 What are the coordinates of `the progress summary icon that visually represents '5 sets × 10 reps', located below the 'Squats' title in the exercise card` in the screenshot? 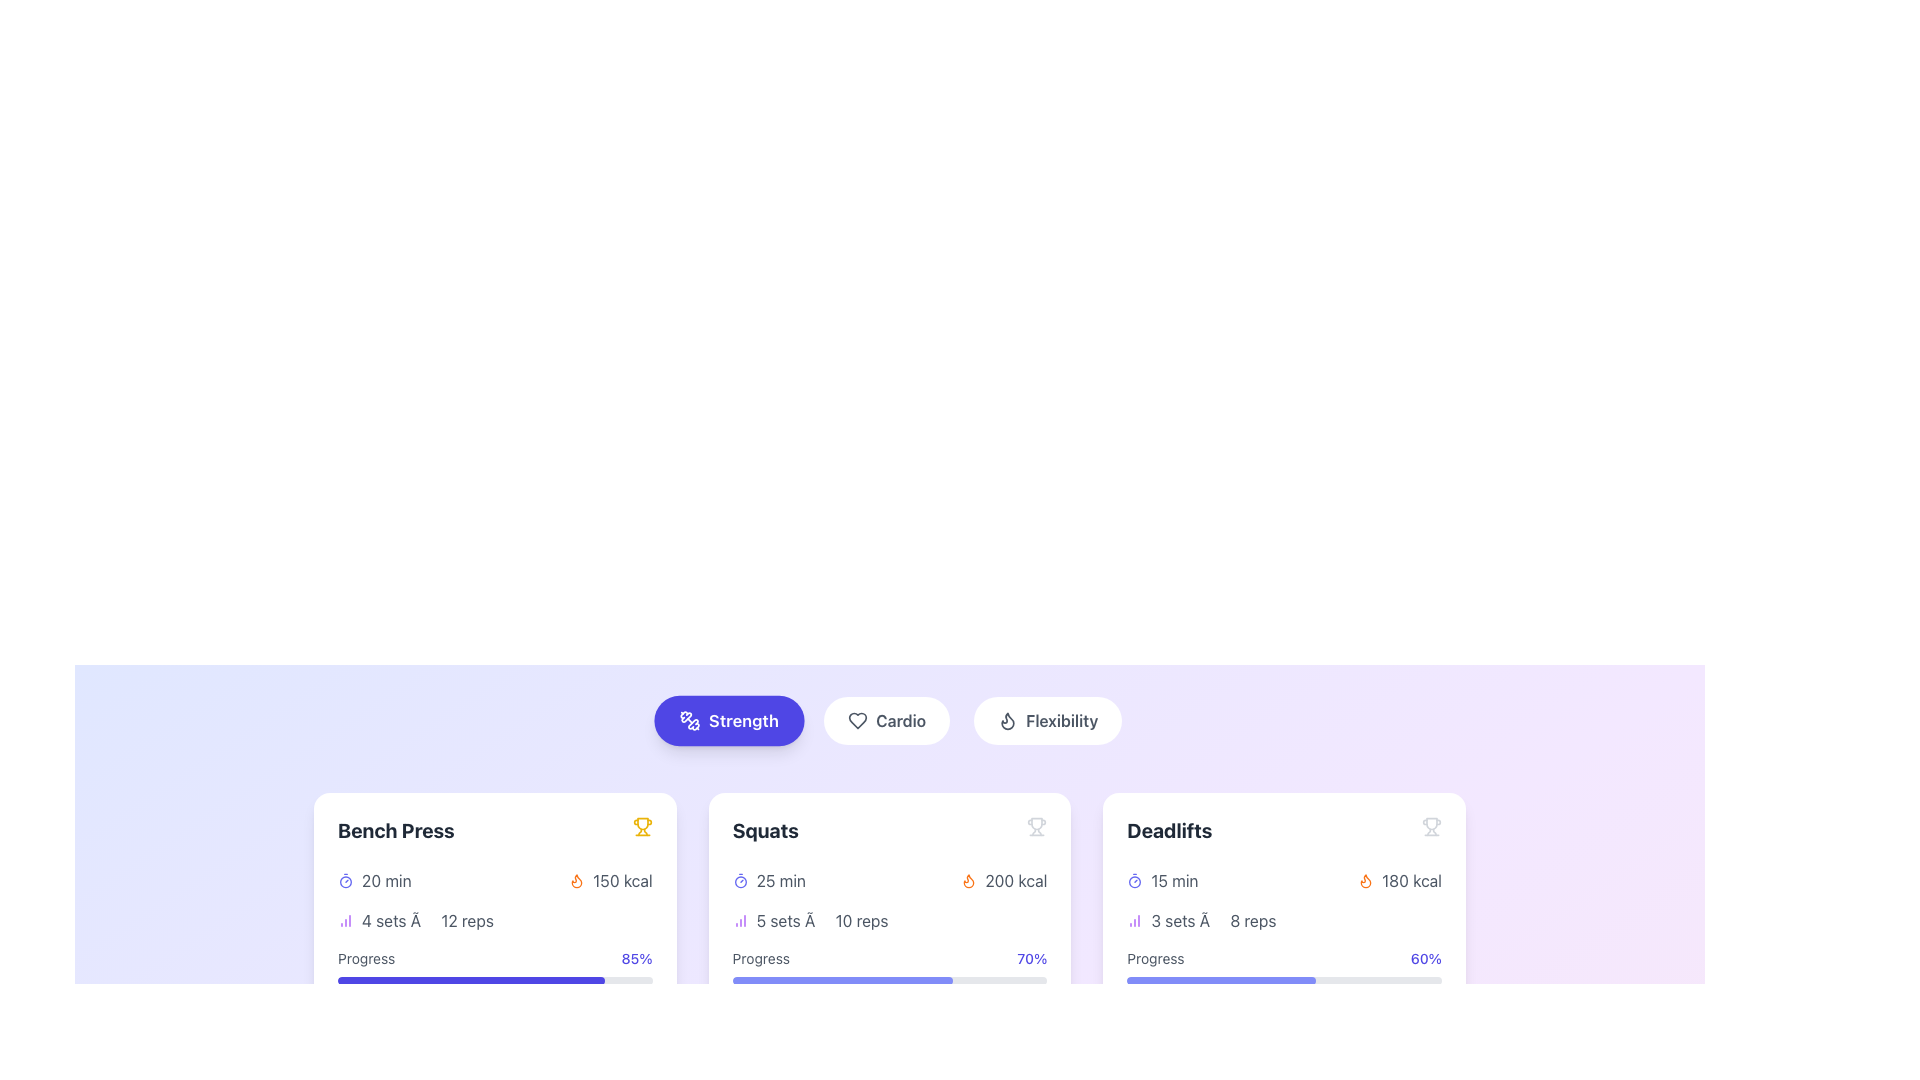 It's located at (739, 921).